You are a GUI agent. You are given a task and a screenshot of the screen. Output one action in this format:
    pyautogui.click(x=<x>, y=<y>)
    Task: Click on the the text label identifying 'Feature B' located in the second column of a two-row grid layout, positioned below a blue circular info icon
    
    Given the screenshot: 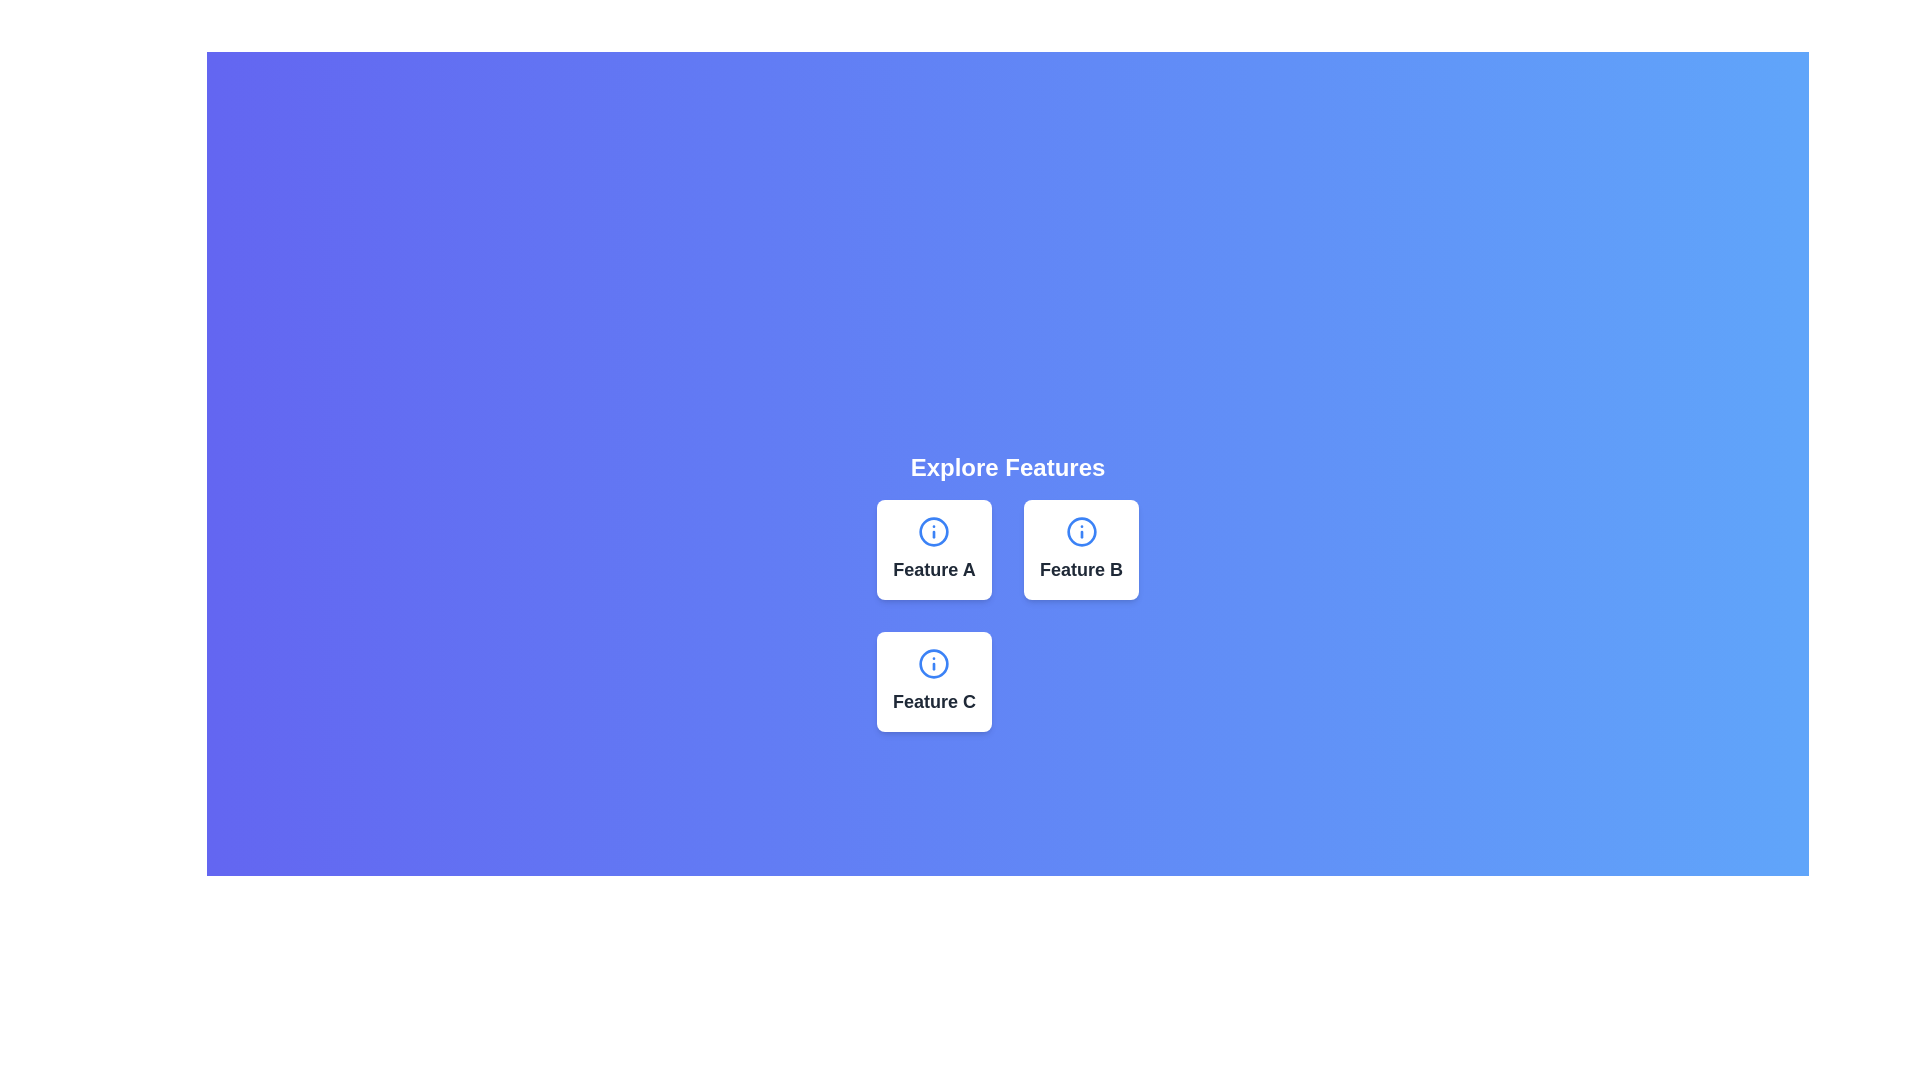 What is the action you would take?
    pyautogui.click(x=1080, y=570)
    